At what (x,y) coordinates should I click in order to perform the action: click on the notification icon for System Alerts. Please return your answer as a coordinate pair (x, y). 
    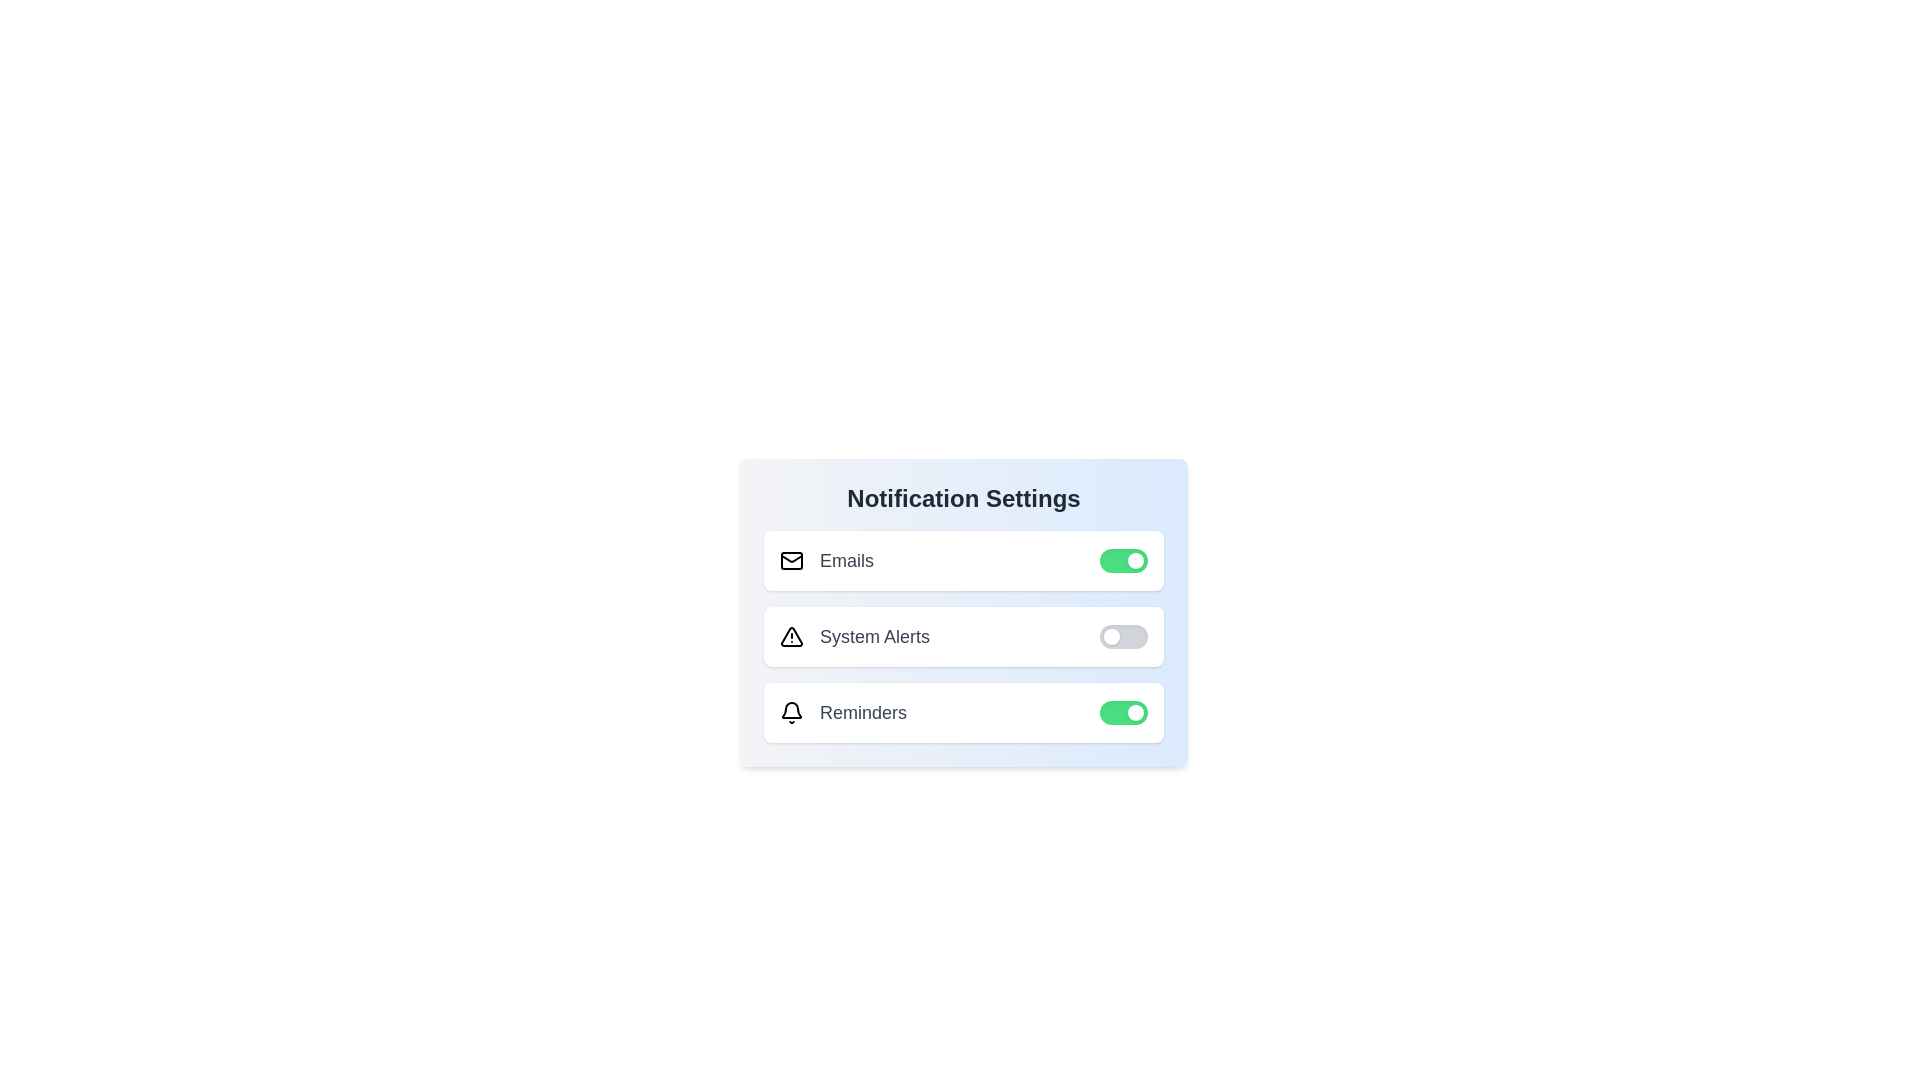
    Looking at the image, I should click on (791, 636).